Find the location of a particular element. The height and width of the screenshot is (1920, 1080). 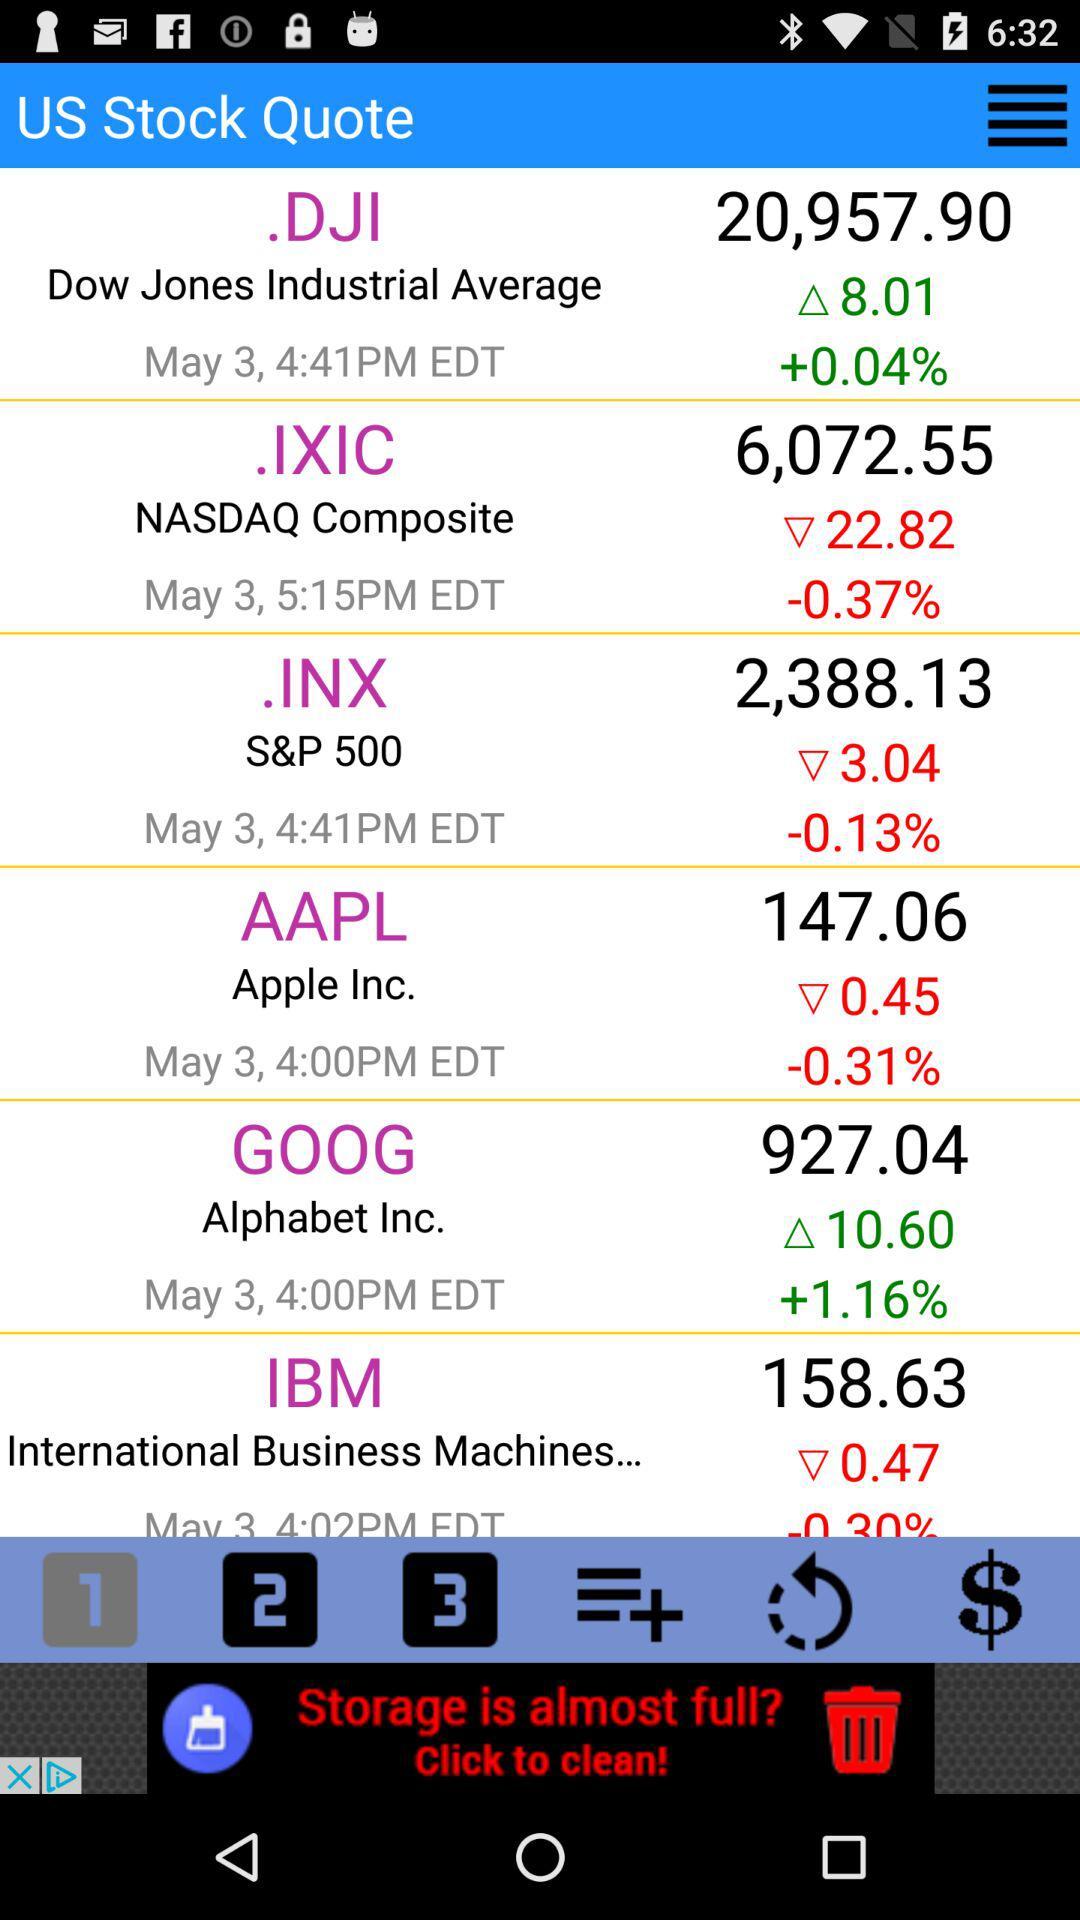

quote is located at coordinates (1027, 114).